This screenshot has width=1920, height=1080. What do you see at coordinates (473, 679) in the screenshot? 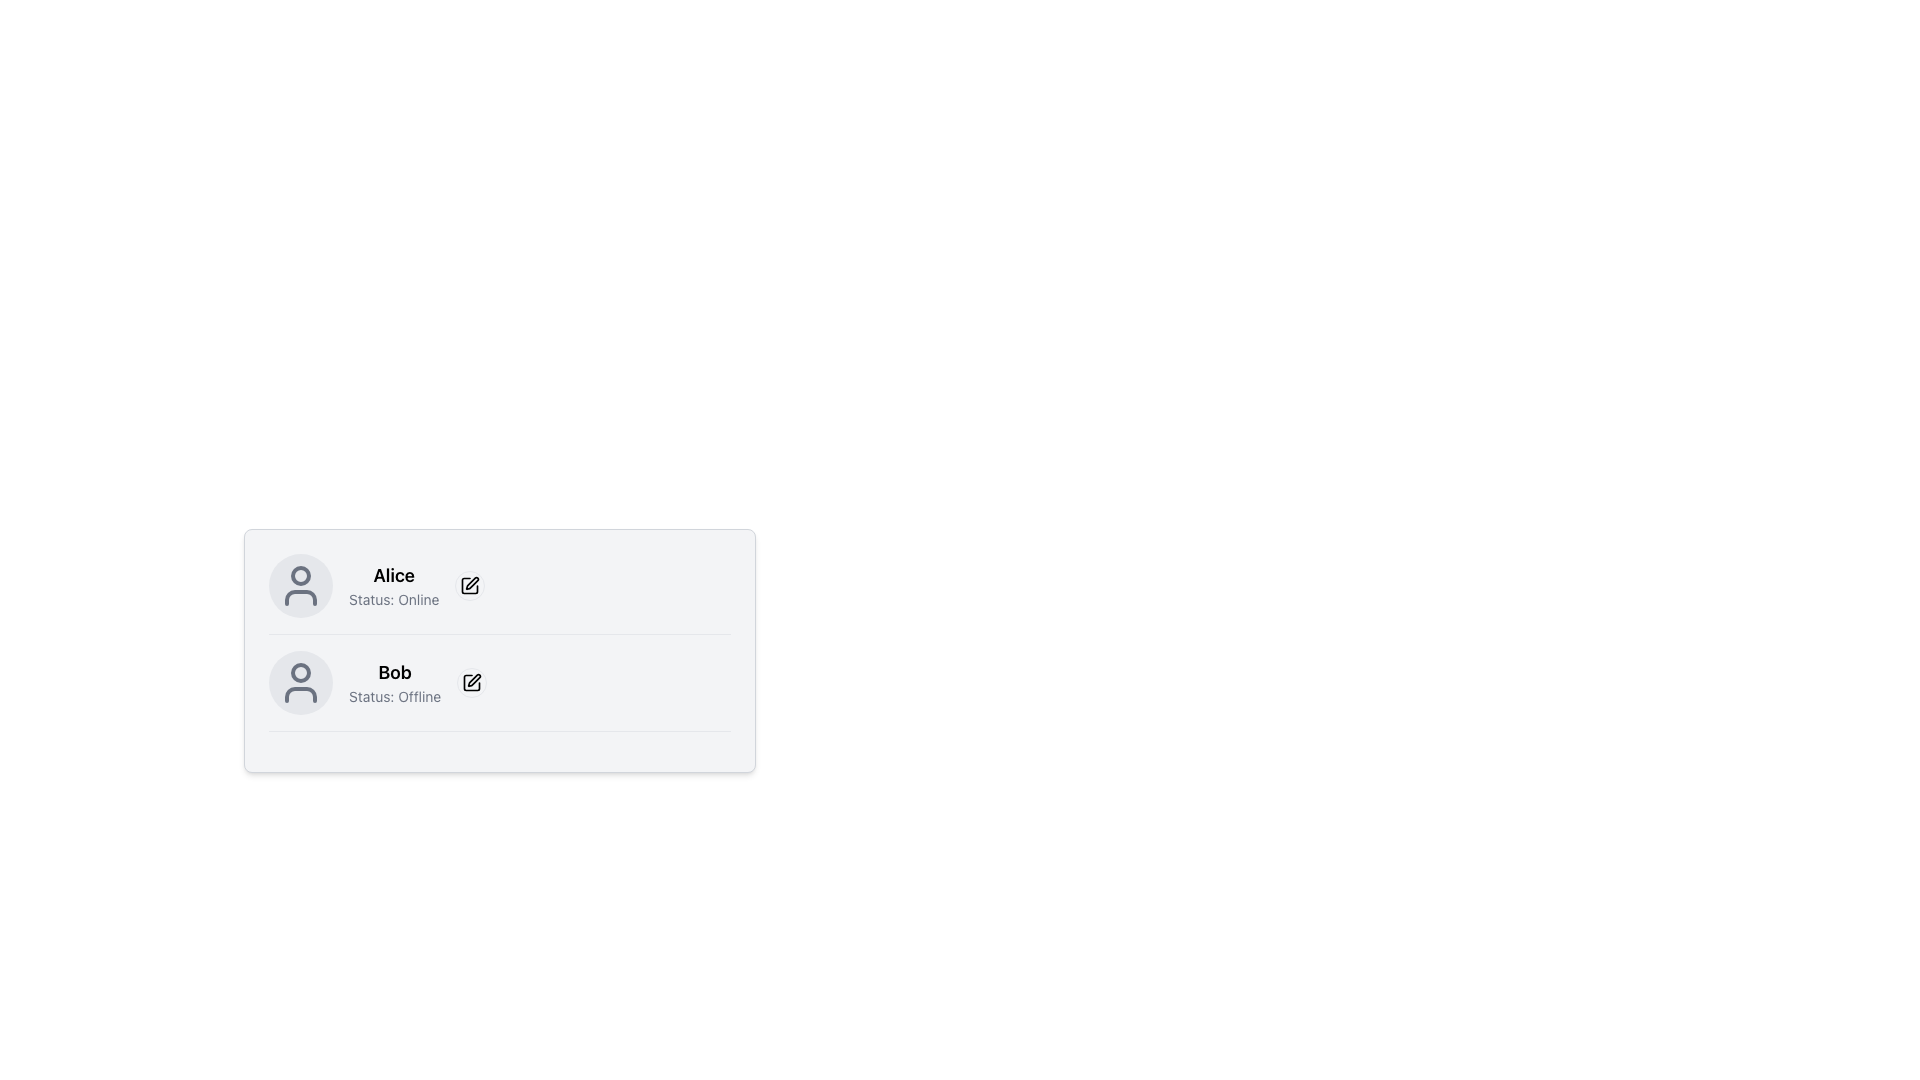
I see `the edit icon (pen) located to the right of the username 'Alice' in the user list interface` at bounding box center [473, 679].